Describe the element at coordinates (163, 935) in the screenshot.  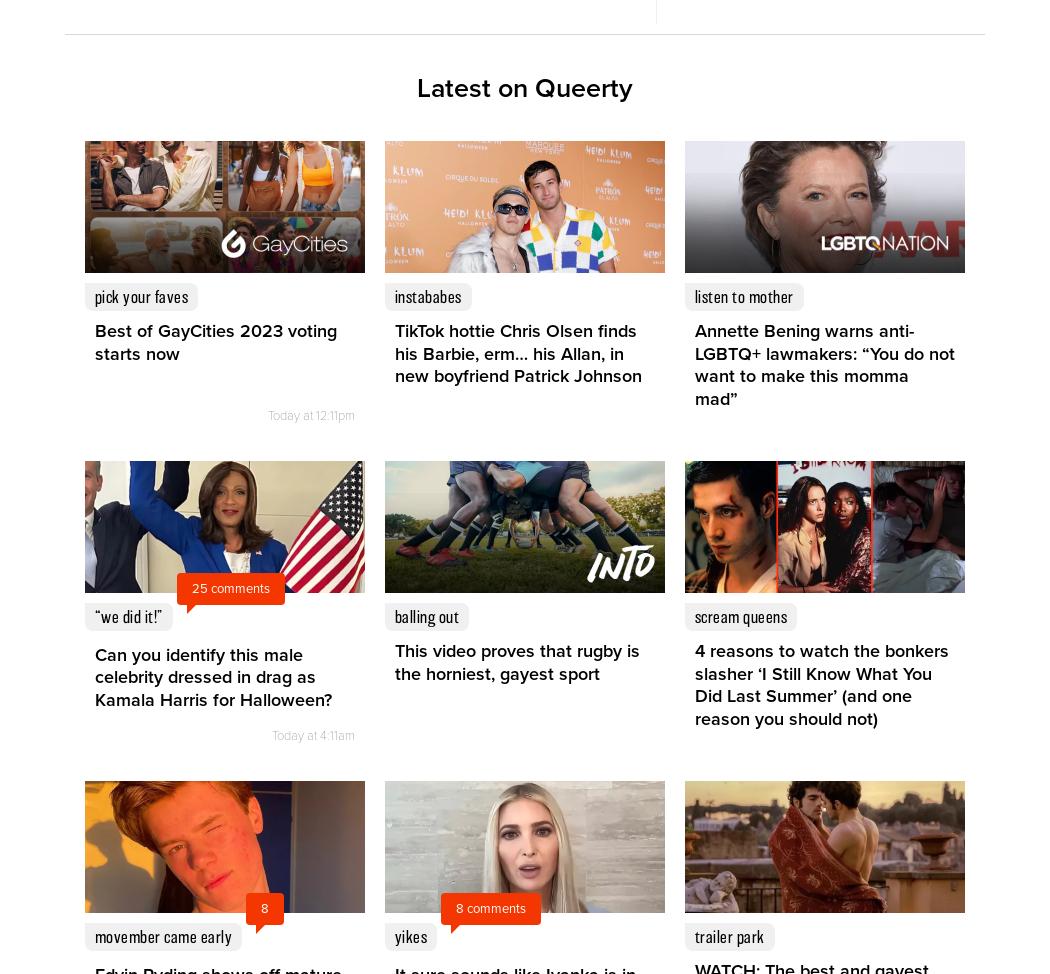
I see `'movember came early'` at that location.